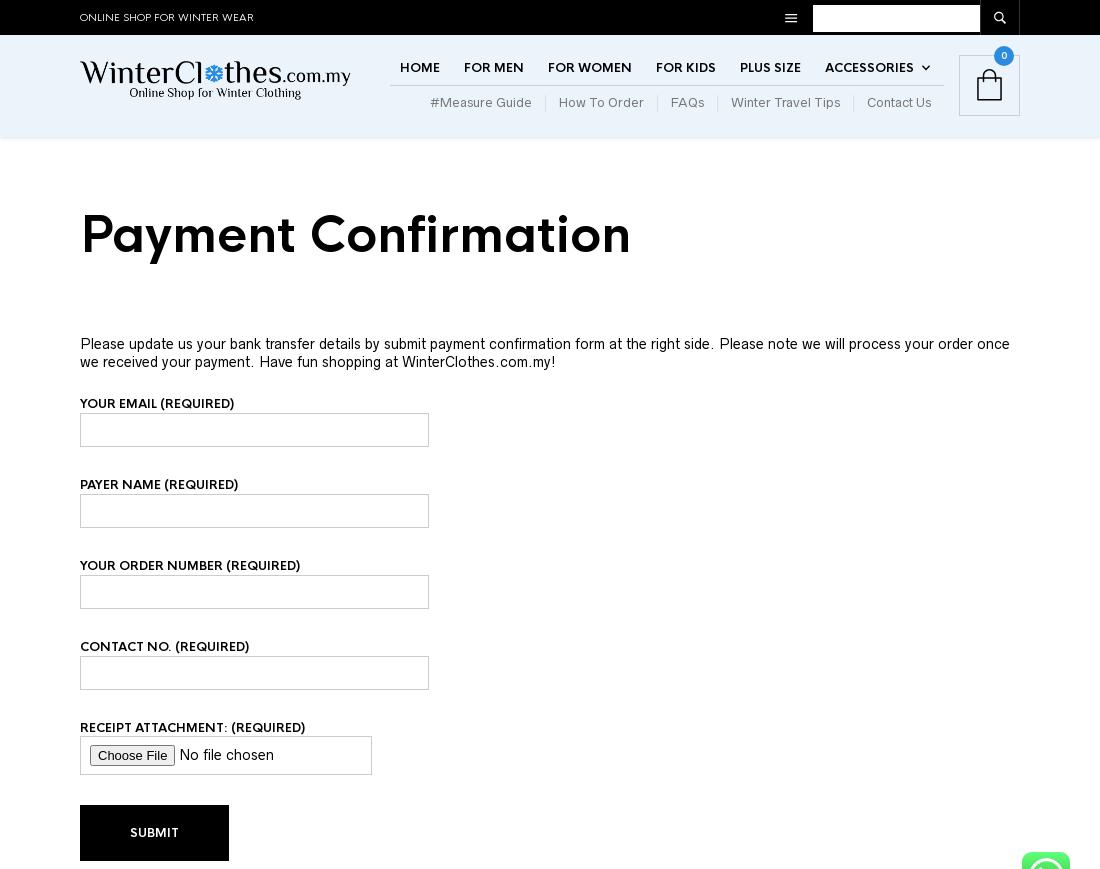 The image size is (1100, 869). I want to click on 'For Men', so click(494, 85).